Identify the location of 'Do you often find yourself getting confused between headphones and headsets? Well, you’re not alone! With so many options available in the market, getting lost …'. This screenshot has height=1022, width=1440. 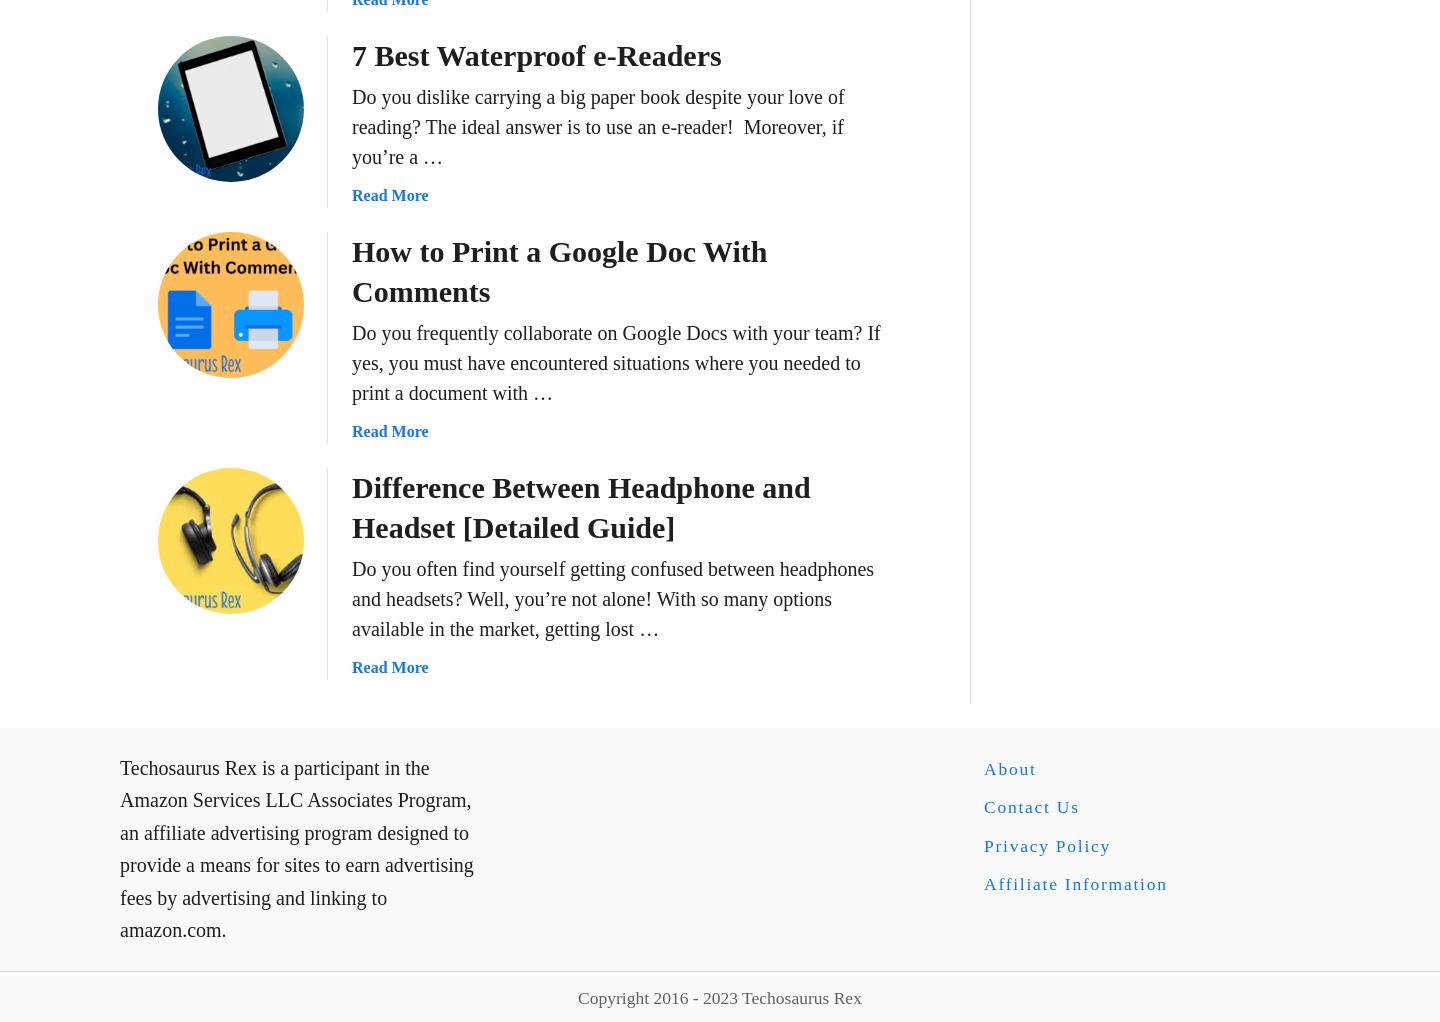
(351, 596).